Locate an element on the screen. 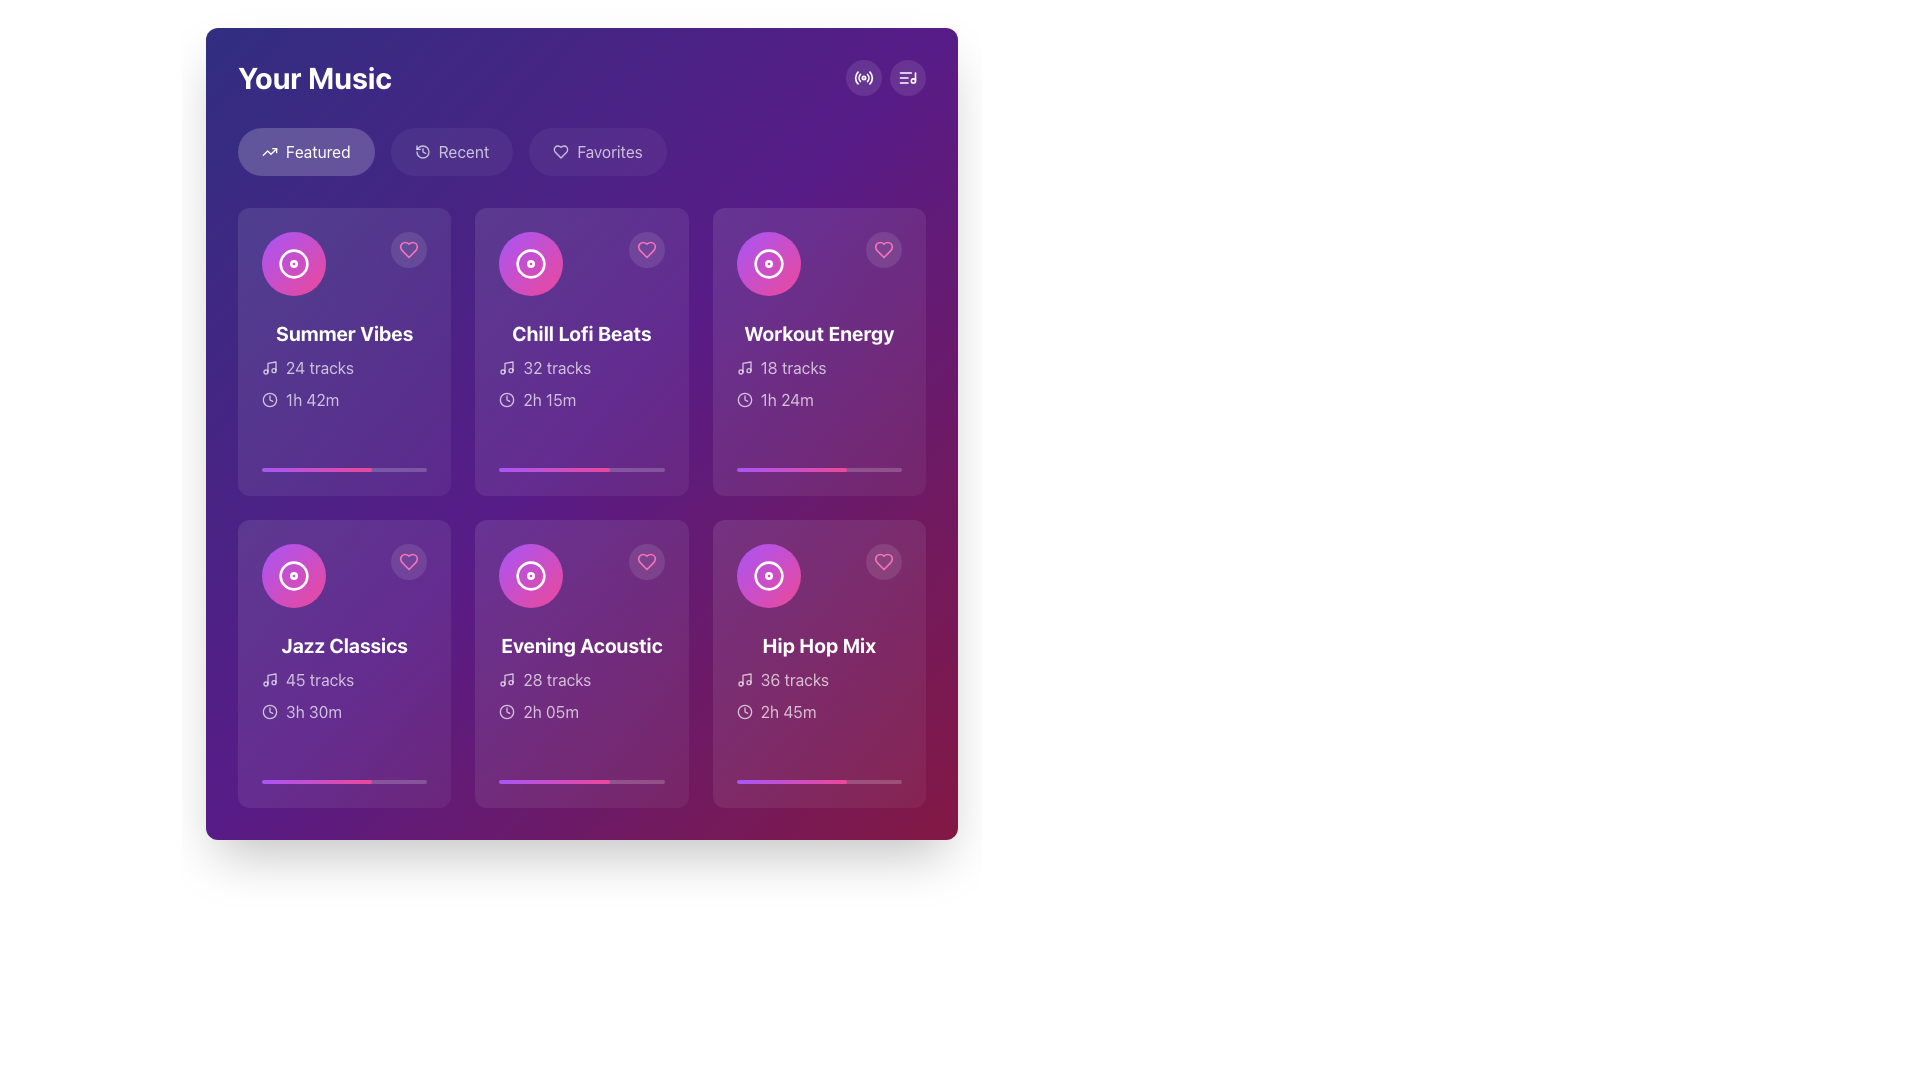 The width and height of the screenshot is (1920, 1080). the icon button representing music or playlists located near the top-right corner of the interface is located at coordinates (906, 76).